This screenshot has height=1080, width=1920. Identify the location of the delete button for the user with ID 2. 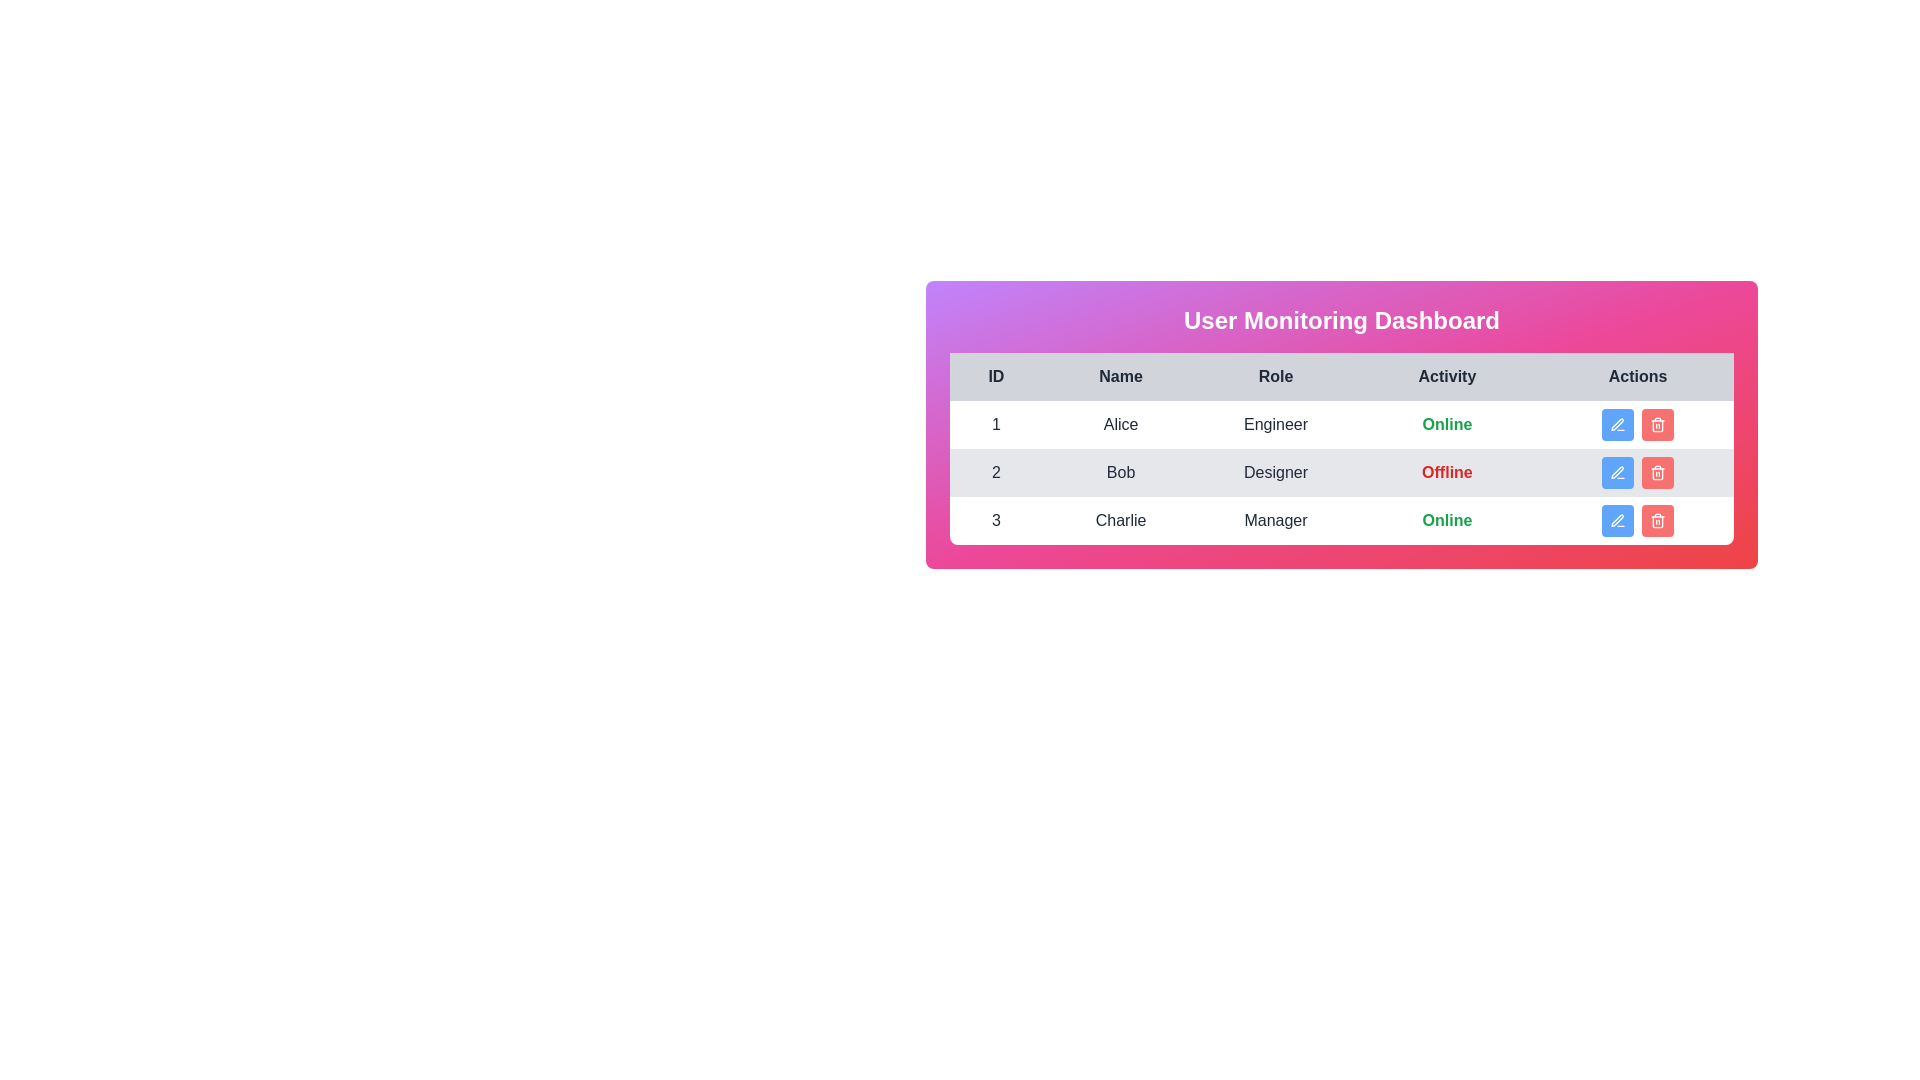
(1658, 473).